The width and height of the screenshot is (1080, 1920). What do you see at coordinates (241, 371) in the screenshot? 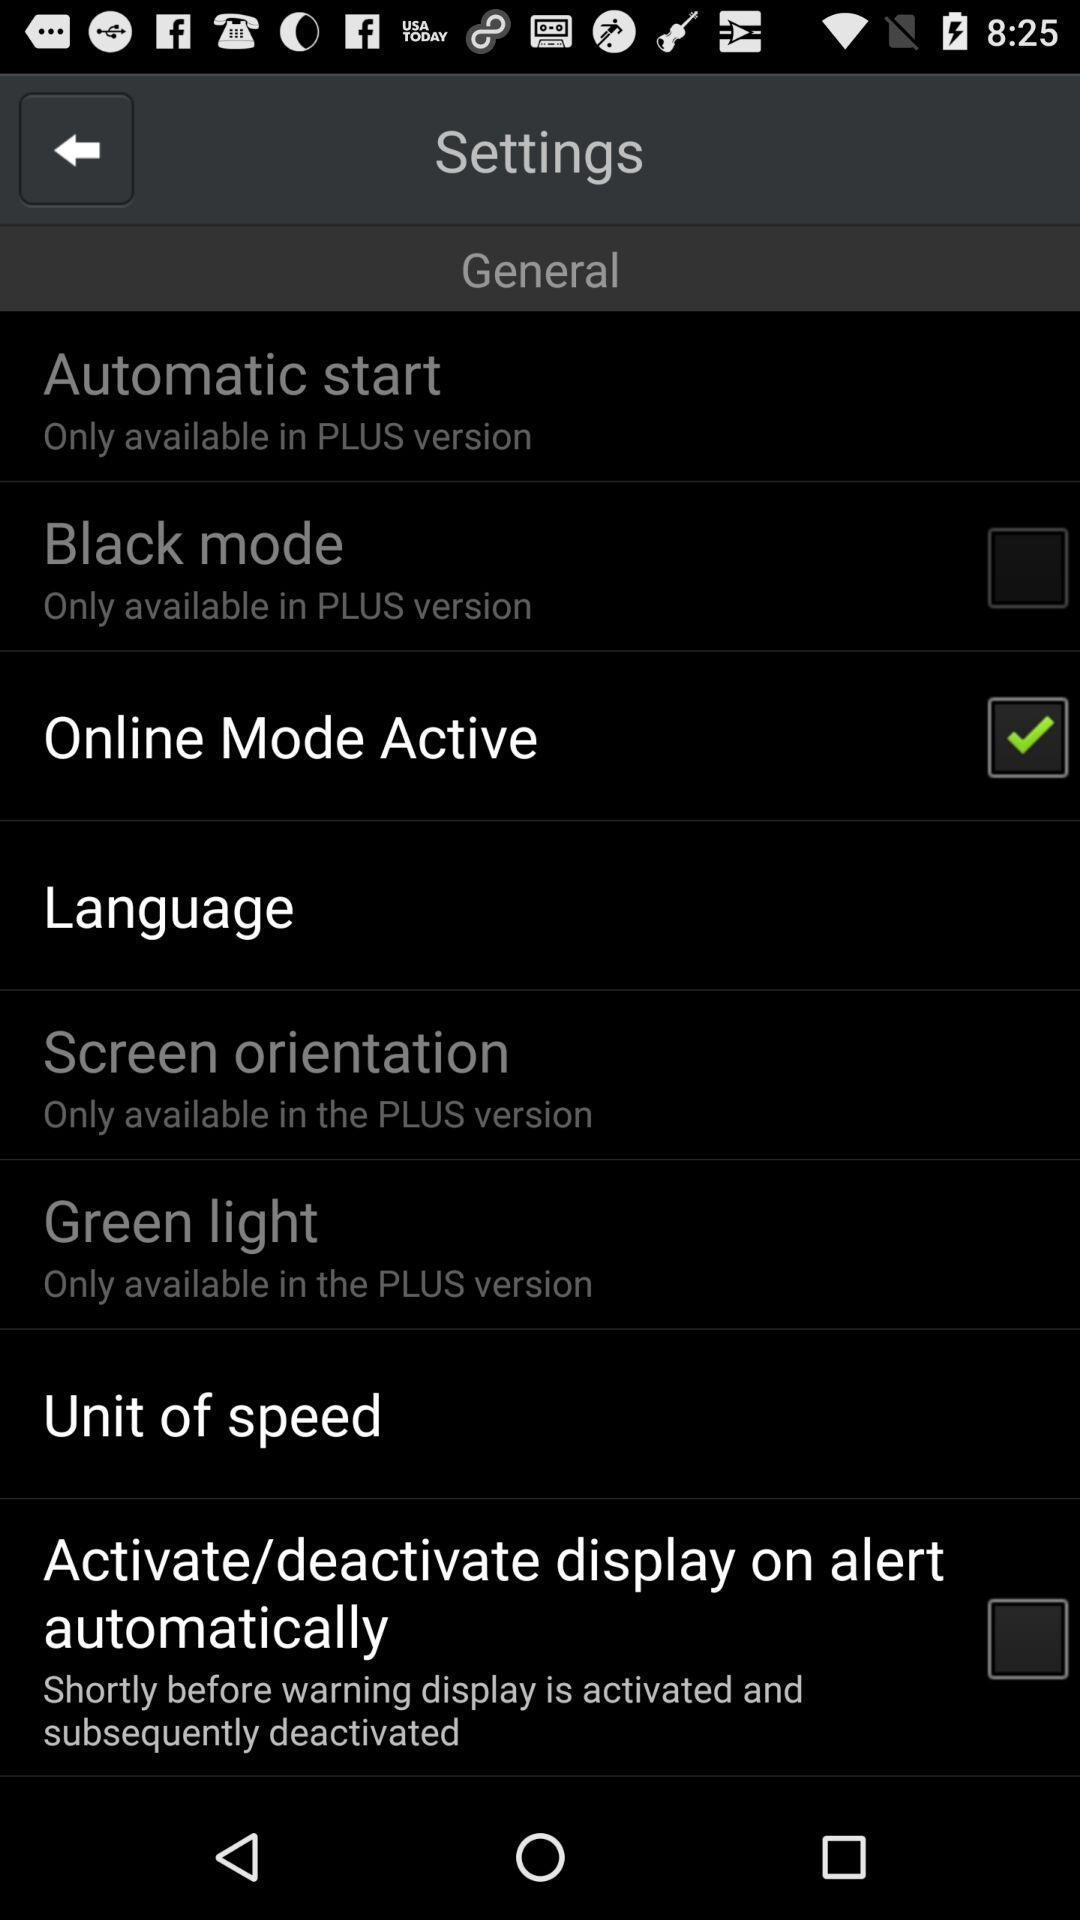
I see `app above the only available in item` at bounding box center [241, 371].